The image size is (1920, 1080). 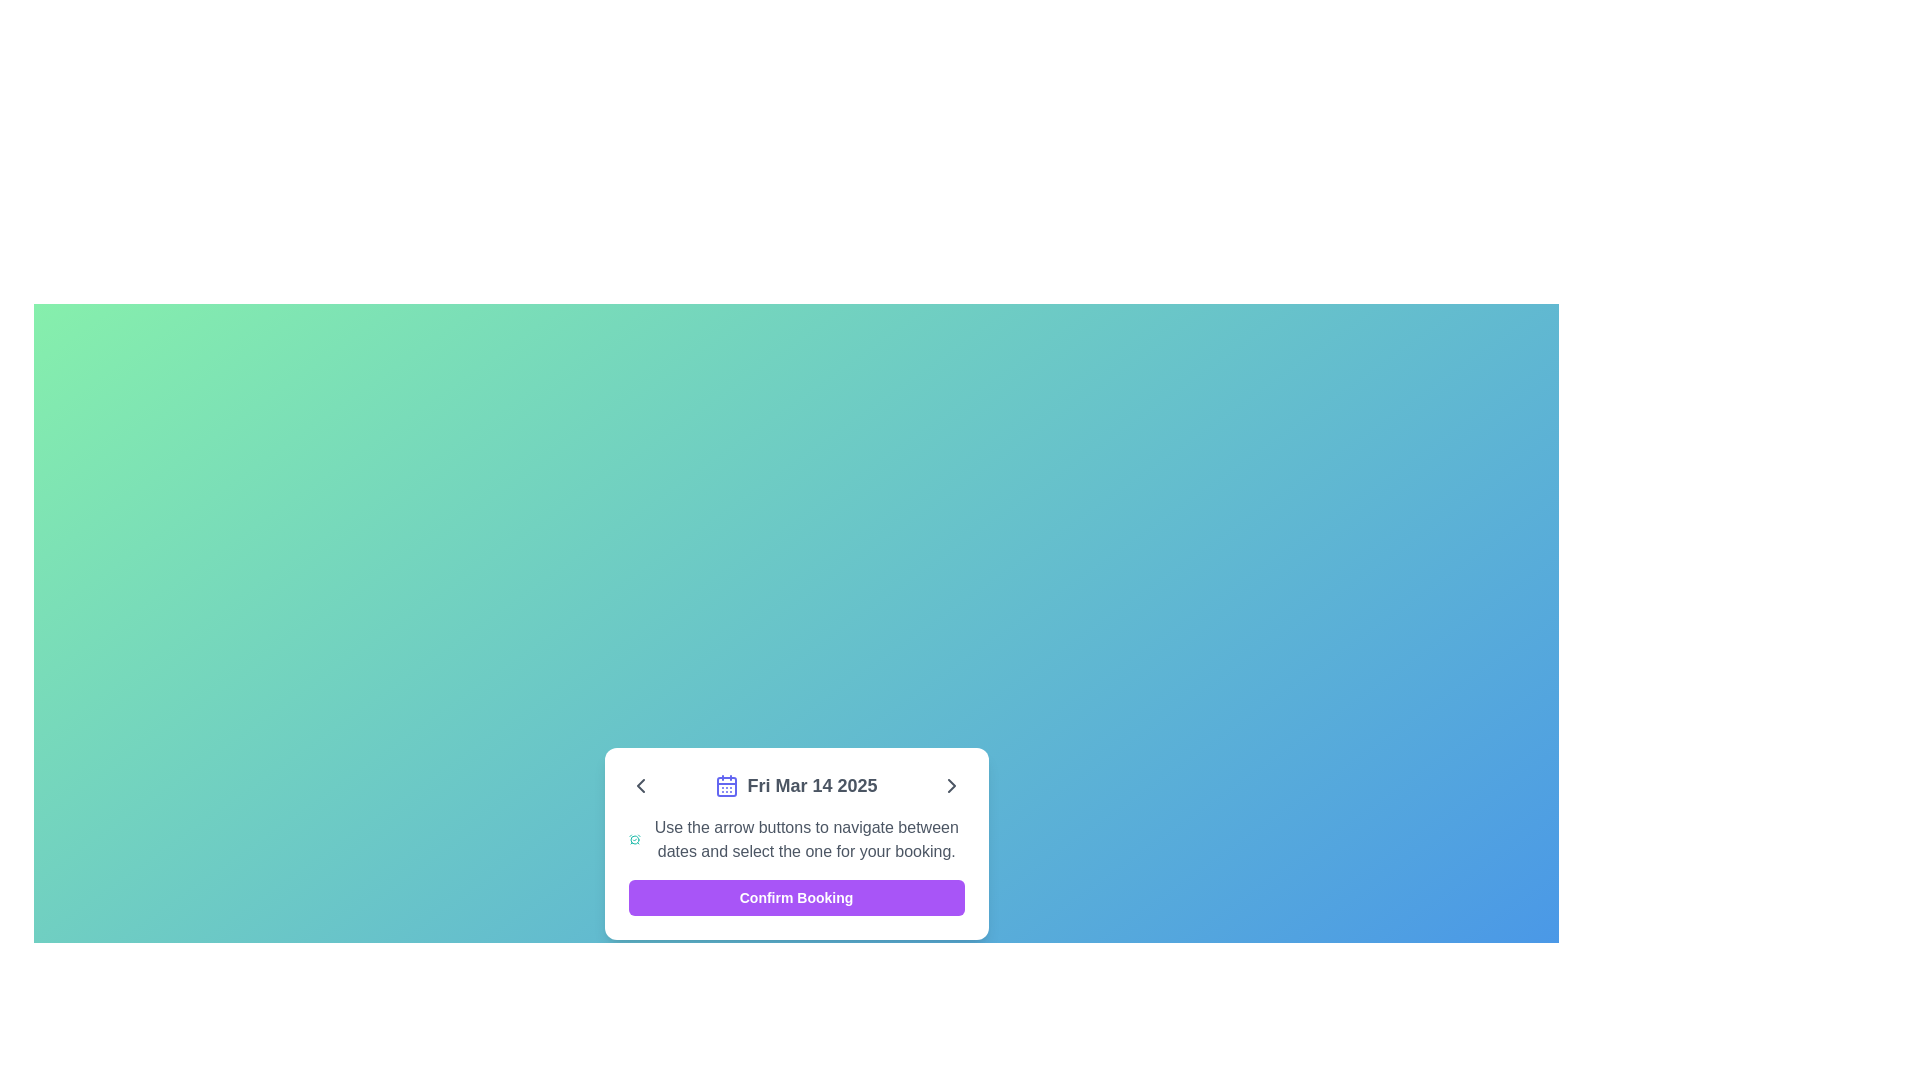 I want to click on the button located in the header section to the far right of 'Fri Mar 14 2025', so click(x=951, y=785).